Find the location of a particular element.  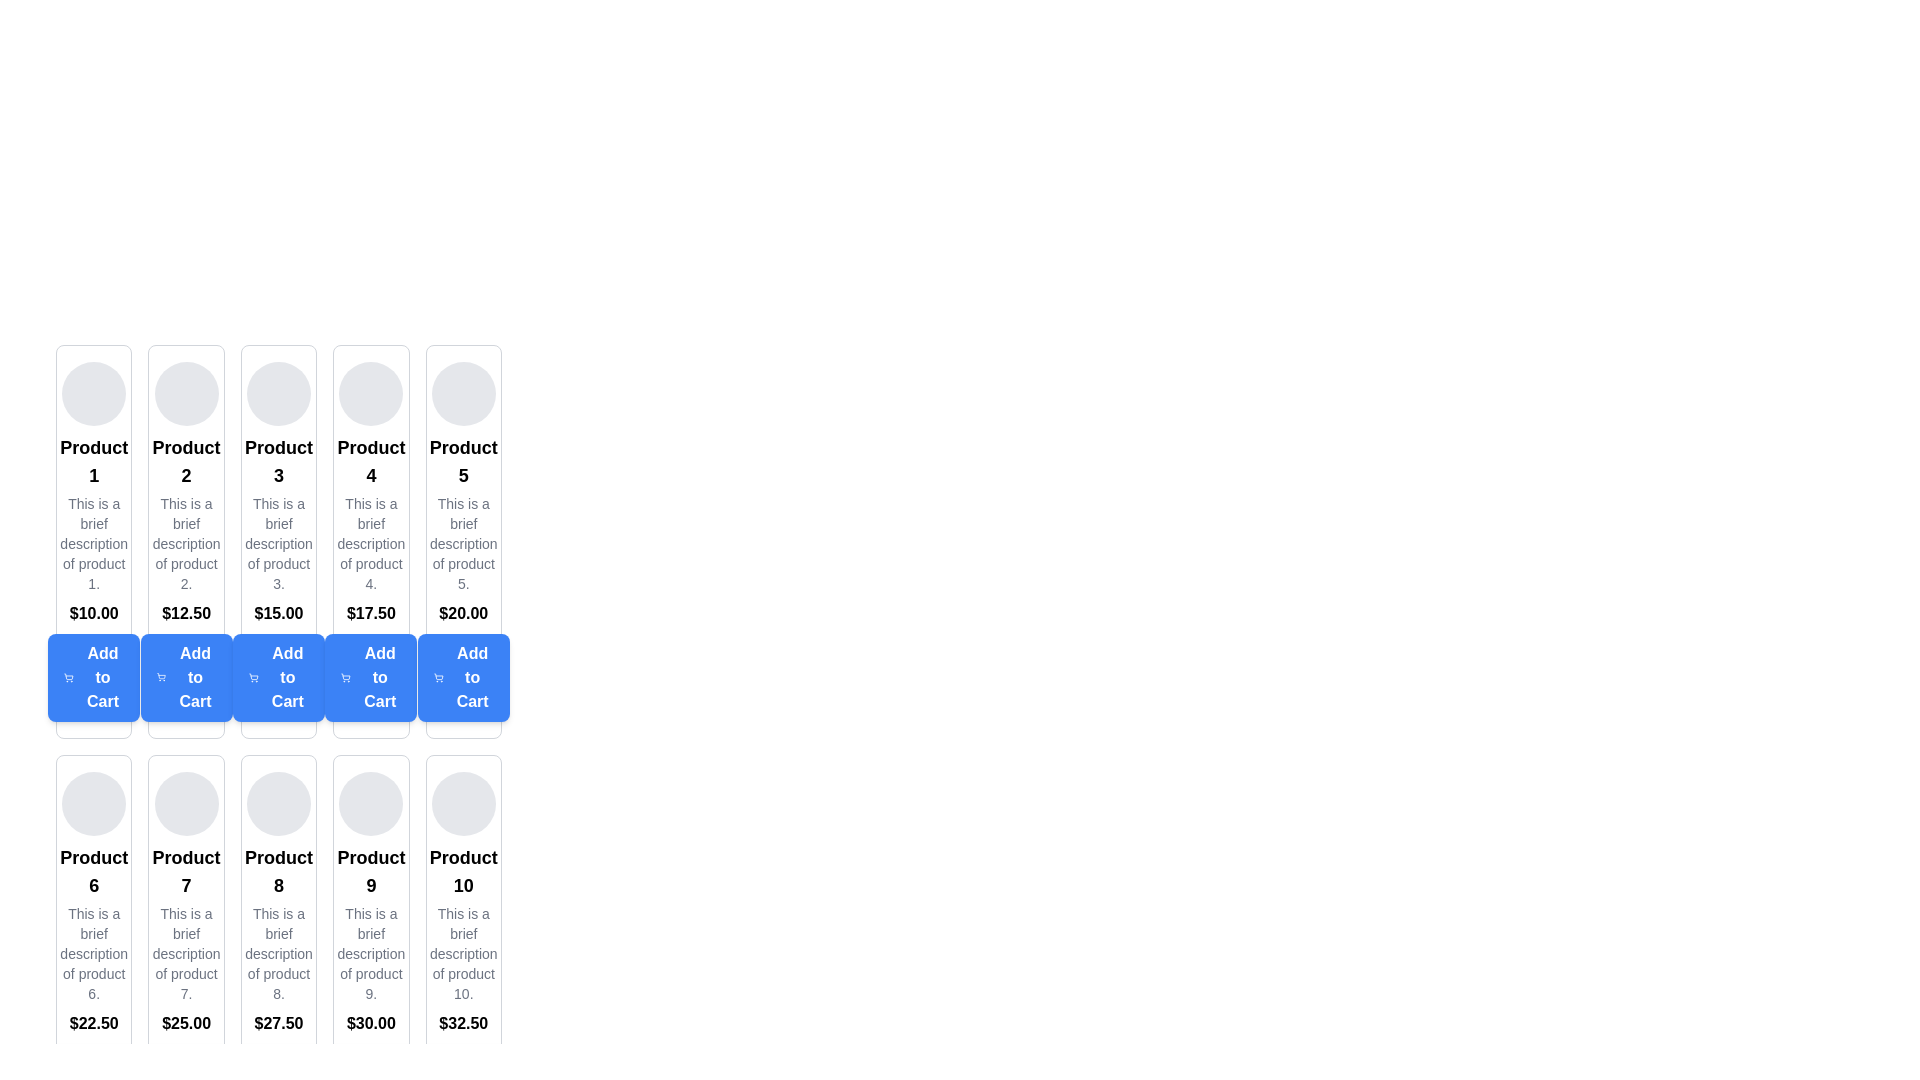

the blue rectangular 'Add to Cart' button with rounded corners, located at the bottom of the 'Product 5' card to trigger the hover effect is located at coordinates (462, 677).